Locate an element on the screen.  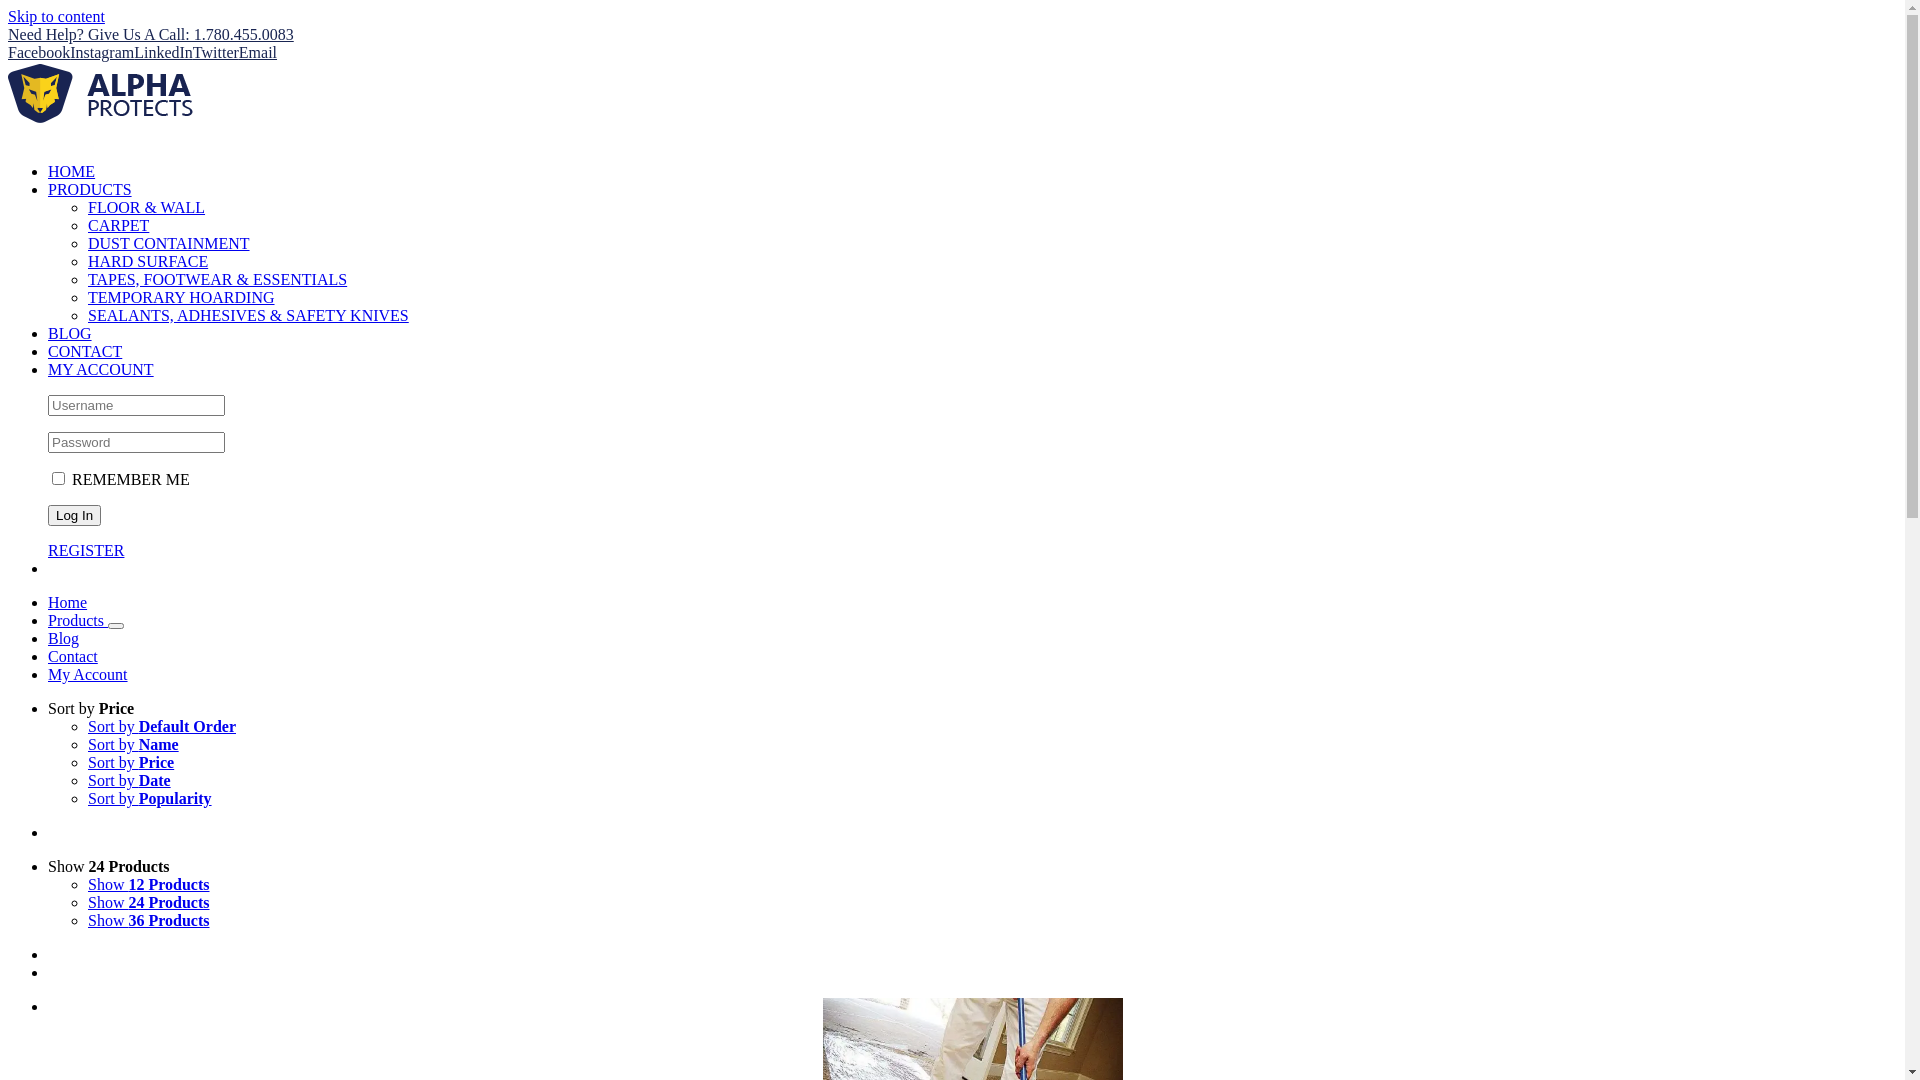
'CARPET' is located at coordinates (117, 225).